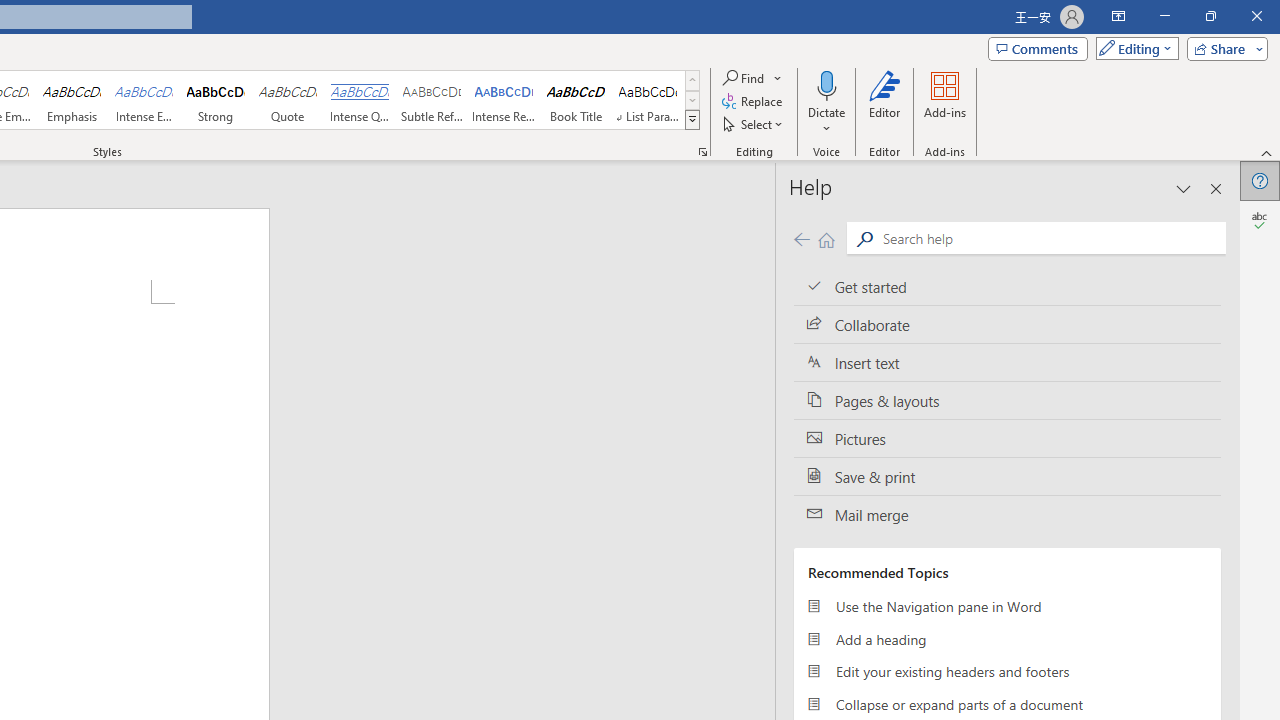 This screenshot has width=1280, height=720. I want to click on 'Find', so click(743, 77).